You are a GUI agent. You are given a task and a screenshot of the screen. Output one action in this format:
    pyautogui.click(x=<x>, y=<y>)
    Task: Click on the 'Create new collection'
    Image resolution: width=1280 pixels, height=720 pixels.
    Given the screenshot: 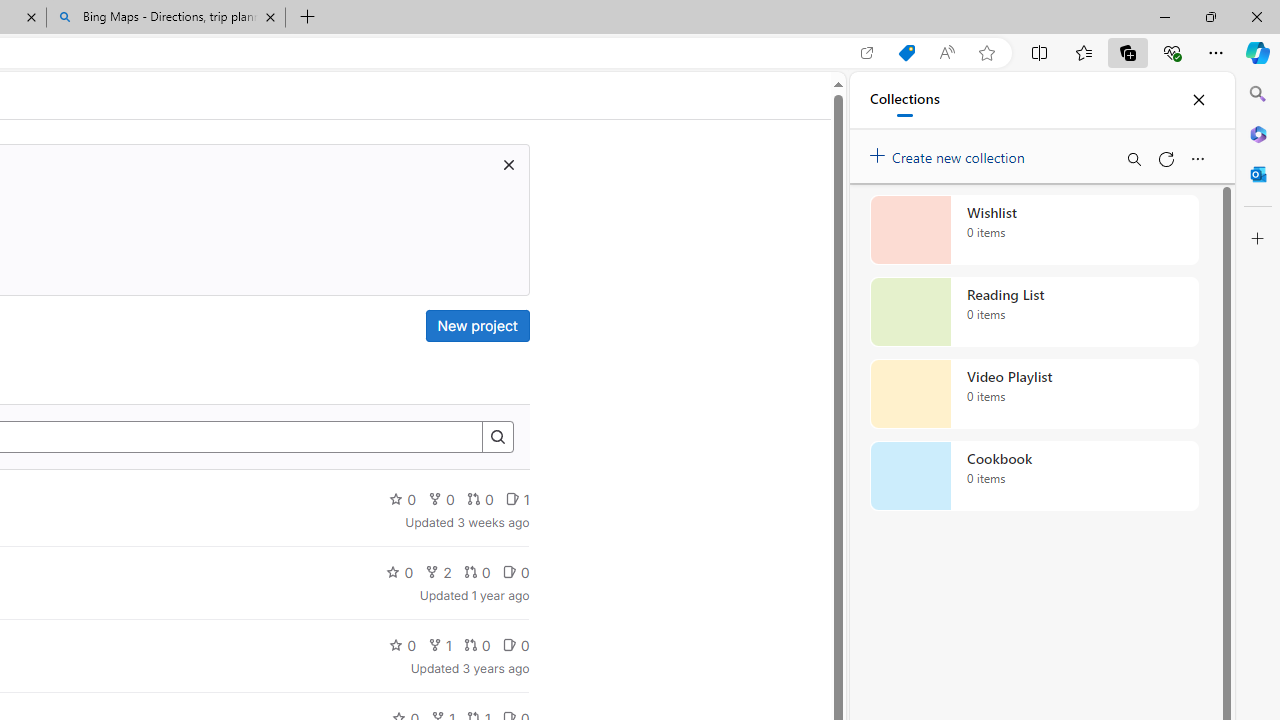 What is the action you would take?
    pyautogui.click(x=950, y=152)
    